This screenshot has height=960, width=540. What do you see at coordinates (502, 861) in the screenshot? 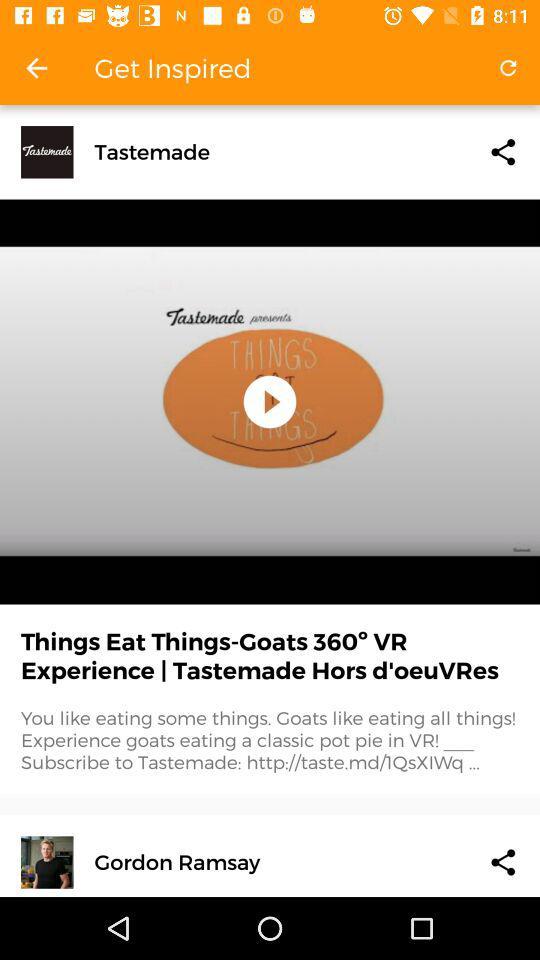
I see `share the article` at bounding box center [502, 861].